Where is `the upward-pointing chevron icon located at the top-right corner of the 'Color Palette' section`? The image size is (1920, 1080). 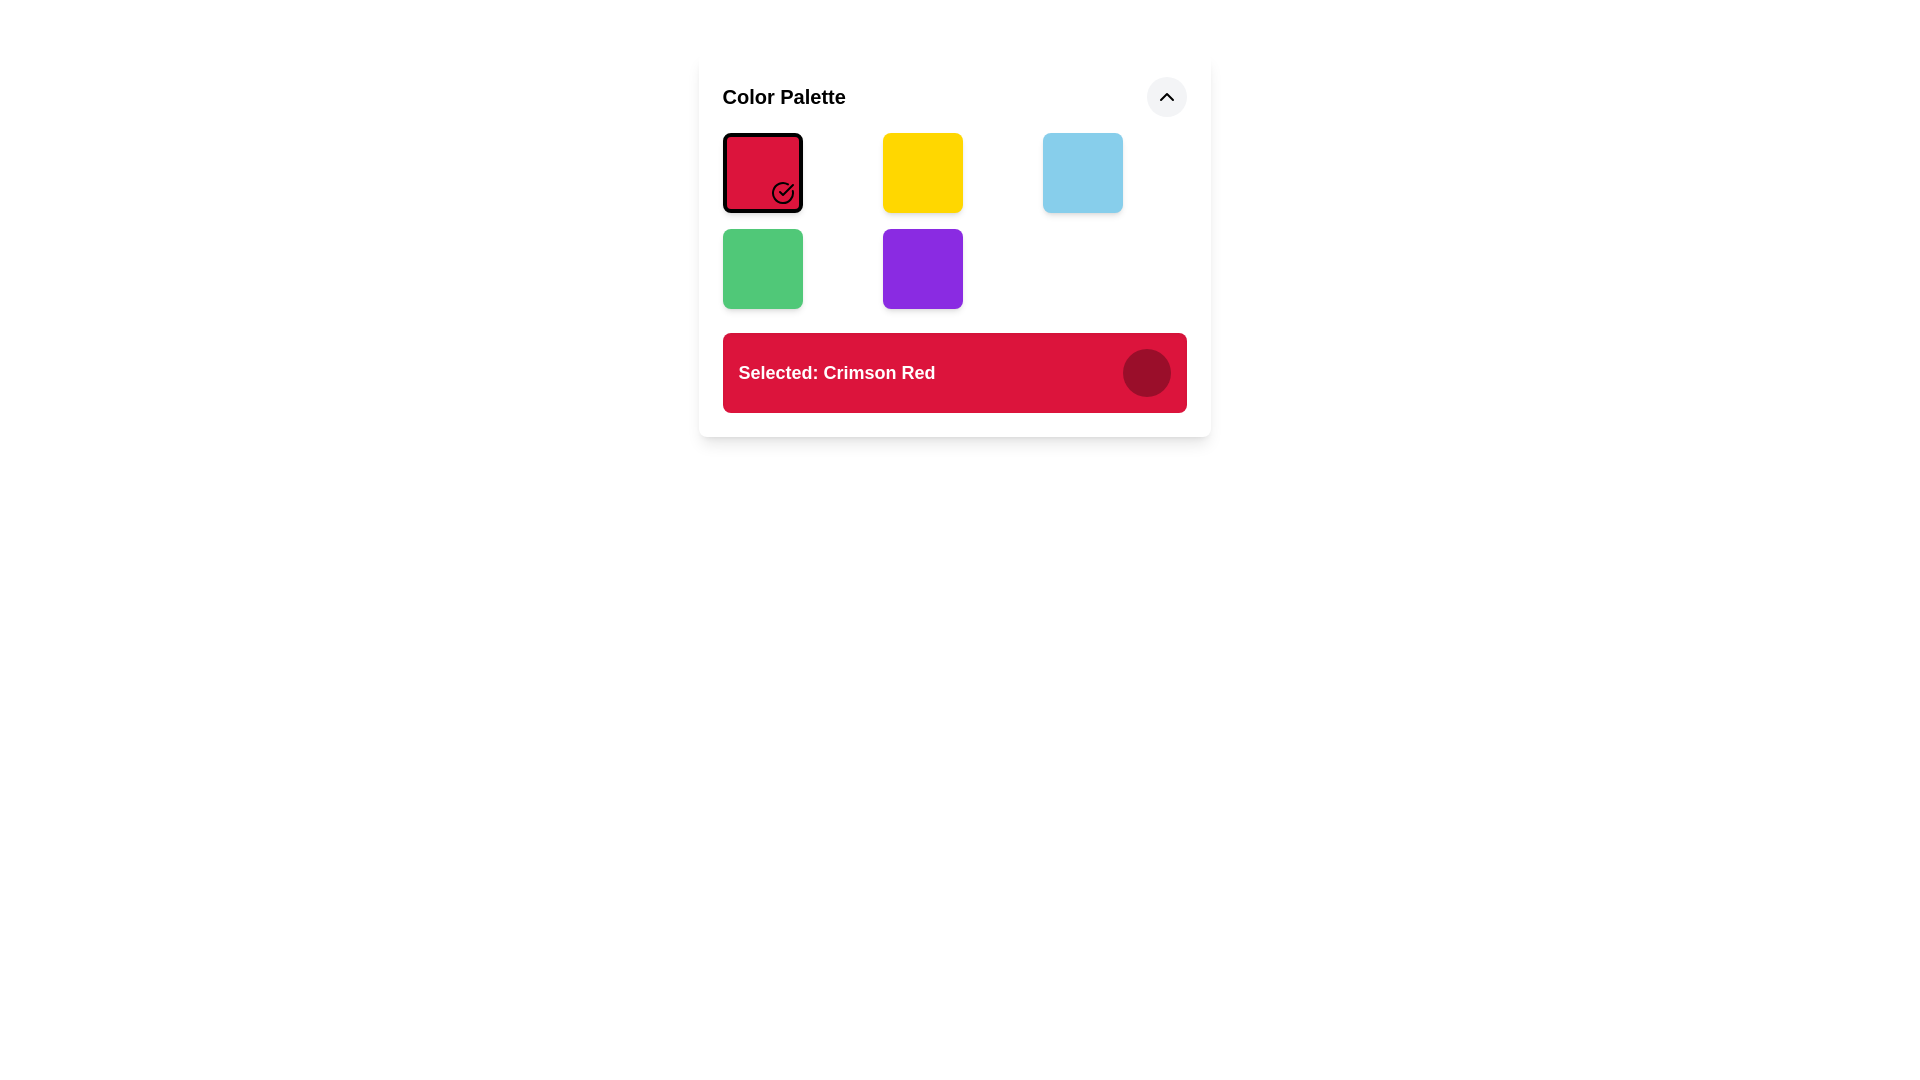
the upward-pointing chevron icon located at the top-right corner of the 'Color Palette' section is located at coordinates (1166, 96).